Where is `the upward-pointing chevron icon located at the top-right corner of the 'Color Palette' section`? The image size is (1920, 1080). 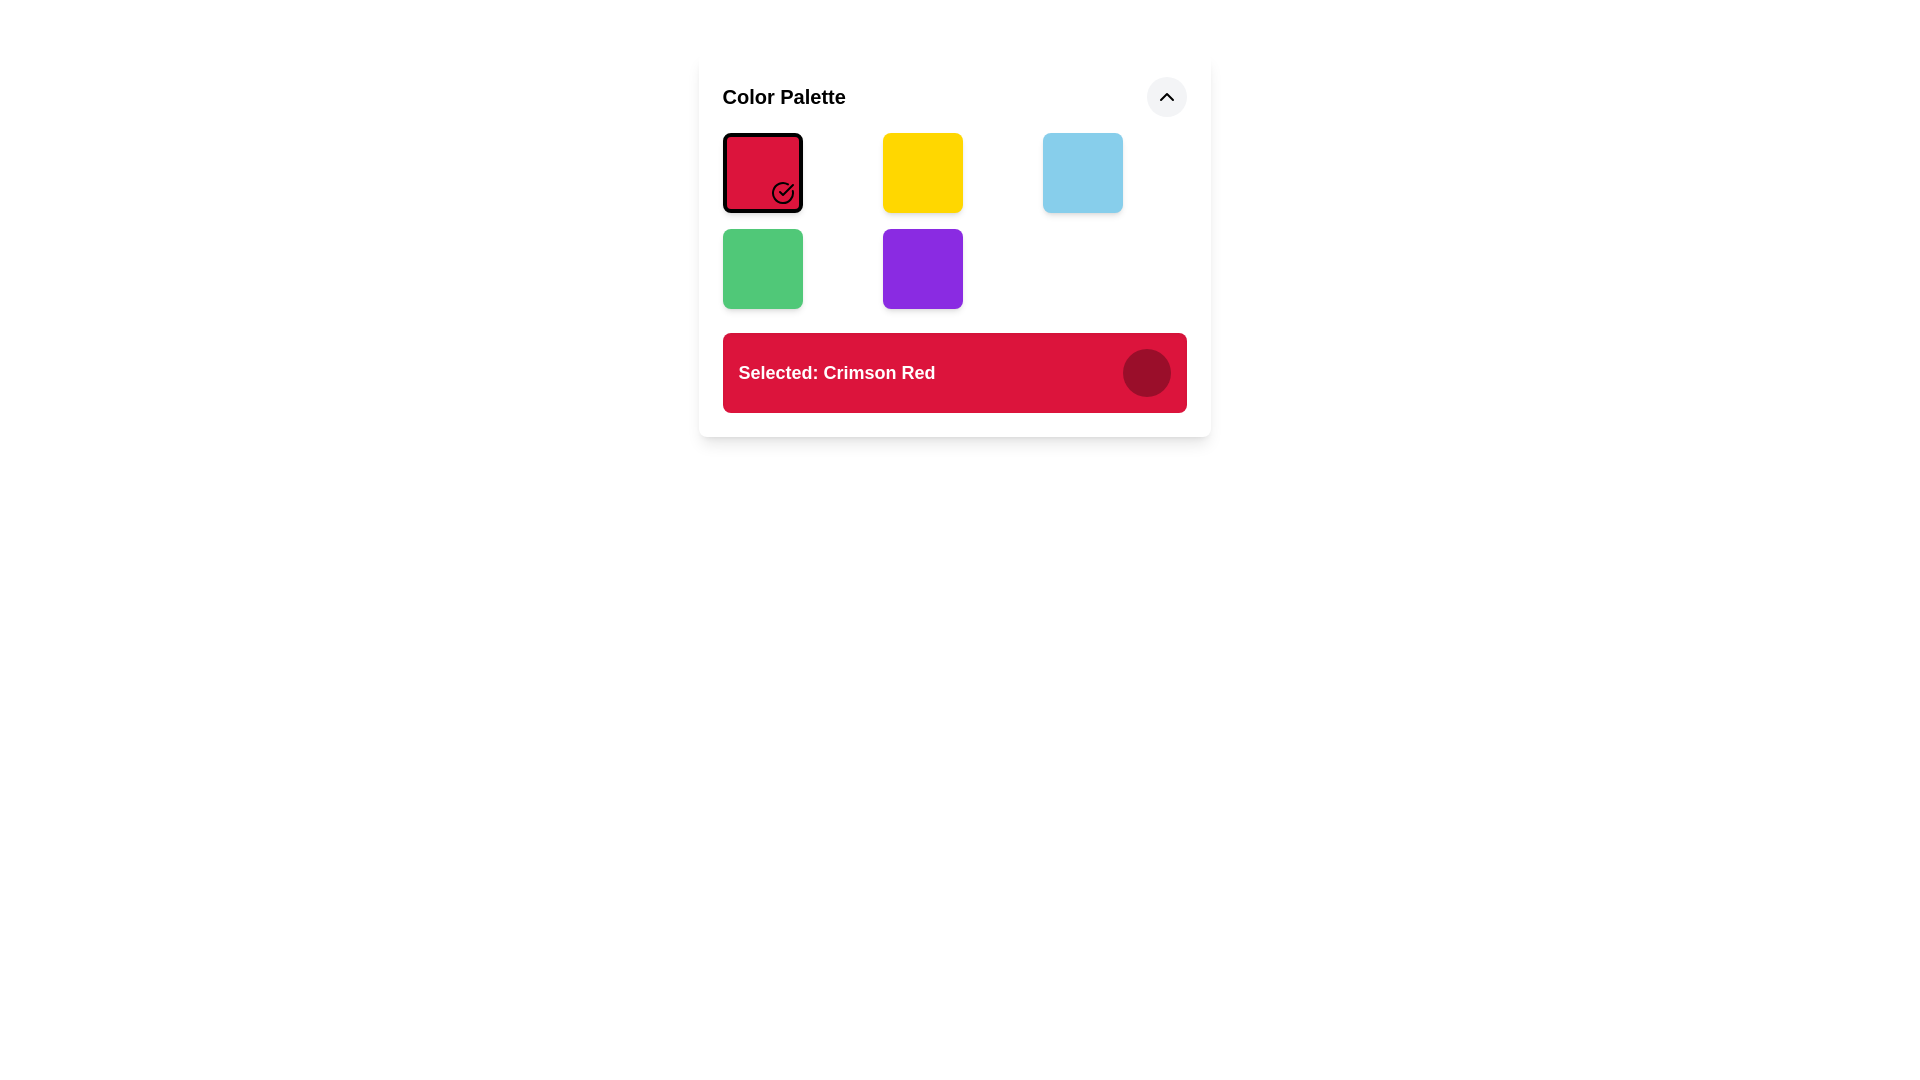
the upward-pointing chevron icon located at the top-right corner of the 'Color Palette' section is located at coordinates (1166, 96).